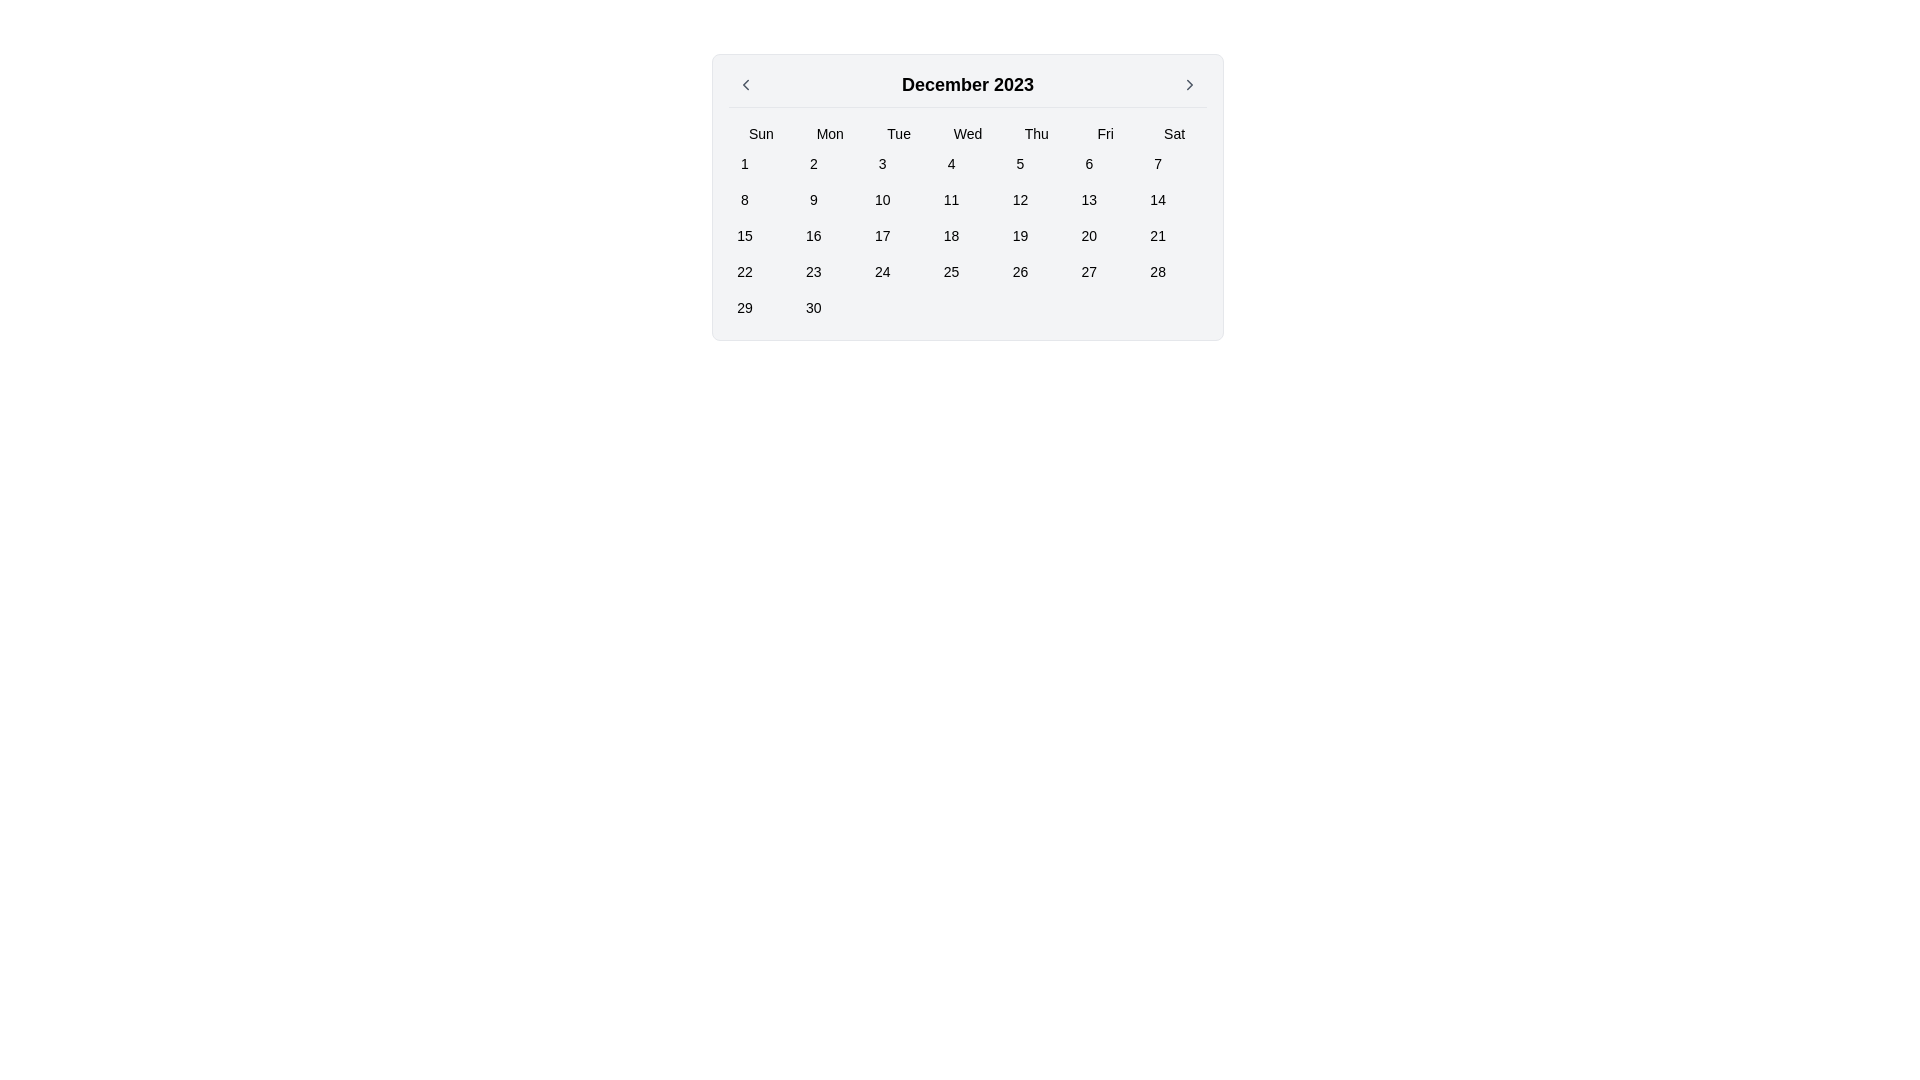  What do you see at coordinates (813, 163) in the screenshot?
I see `the selectable date '2' button on the calendar, positioned directly below 'Mon'` at bounding box center [813, 163].